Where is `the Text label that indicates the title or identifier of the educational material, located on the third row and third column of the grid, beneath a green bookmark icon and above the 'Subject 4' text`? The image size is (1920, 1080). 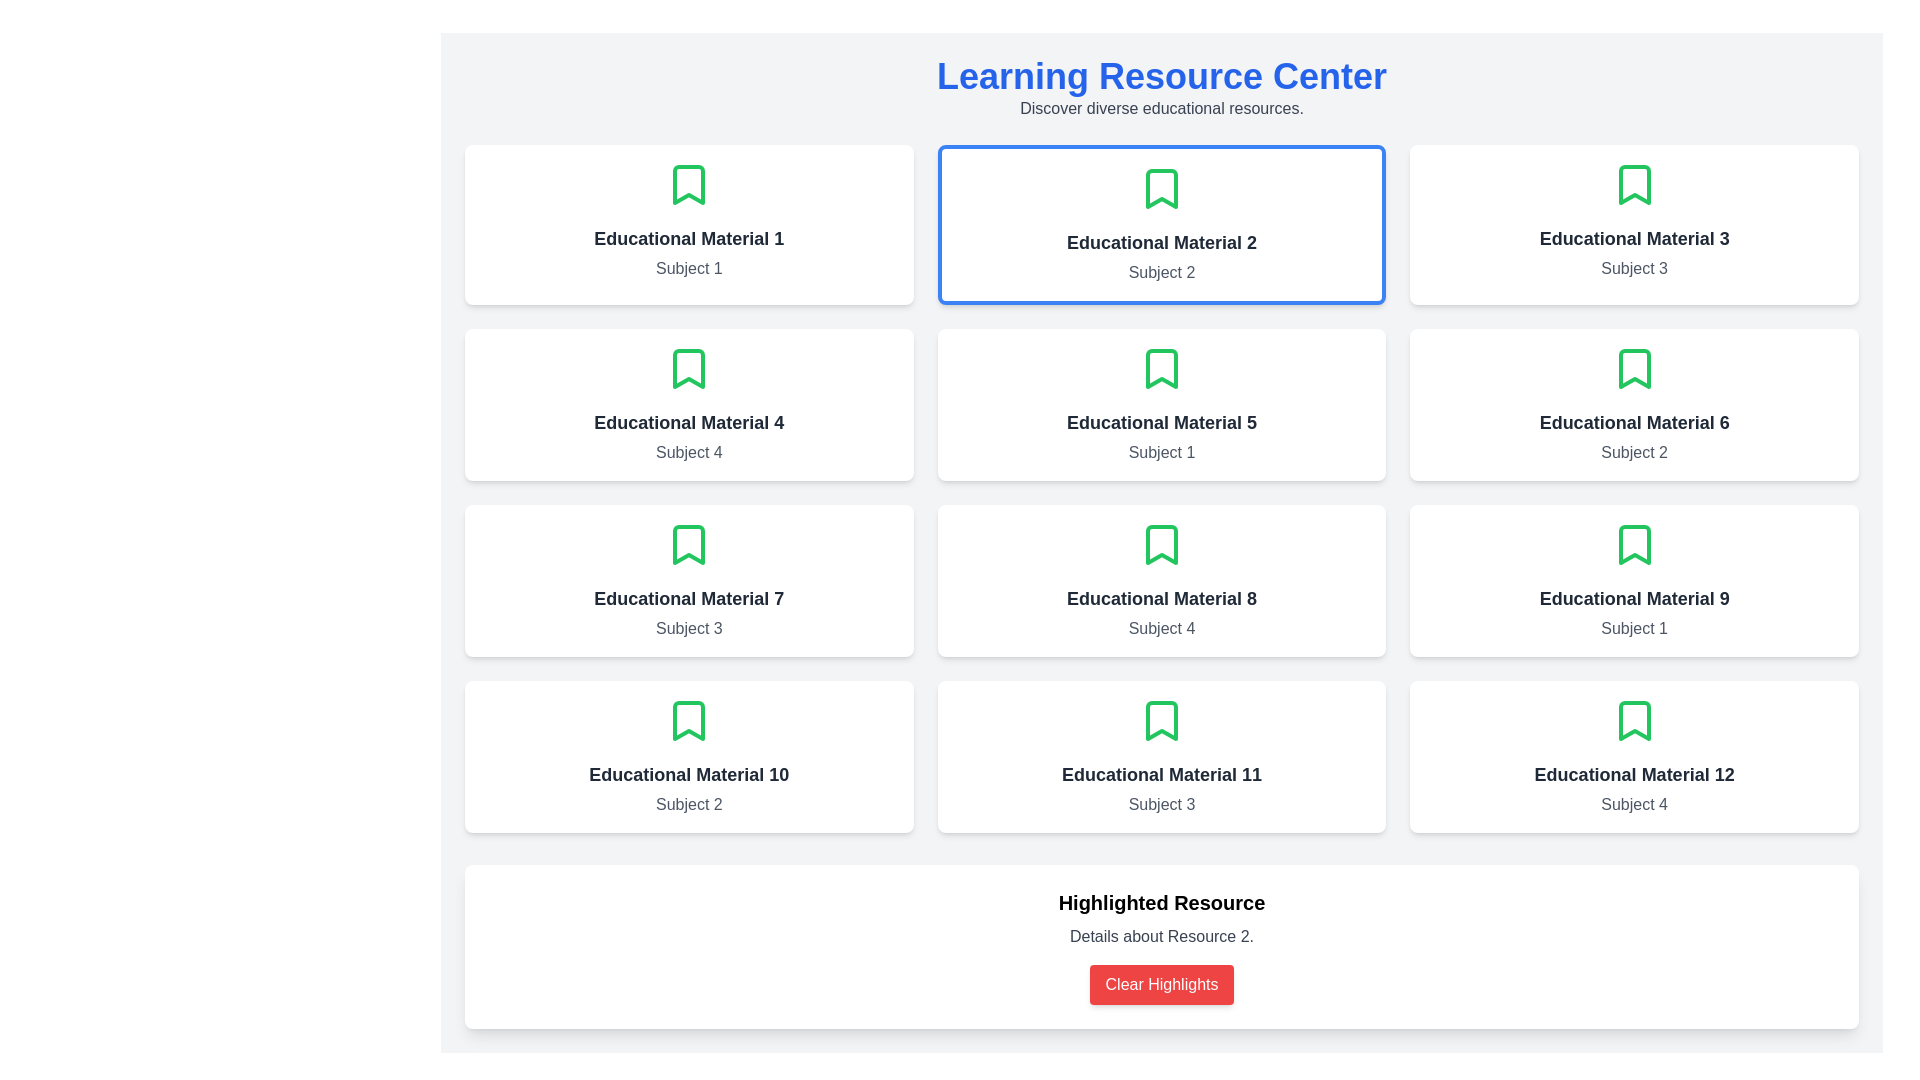 the Text label that indicates the title or identifier of the educational material, located on the third row and third column of the grid, beneath a green bookmark icon and above the 'Subject 4' text is located at coordinates (1161, 597).